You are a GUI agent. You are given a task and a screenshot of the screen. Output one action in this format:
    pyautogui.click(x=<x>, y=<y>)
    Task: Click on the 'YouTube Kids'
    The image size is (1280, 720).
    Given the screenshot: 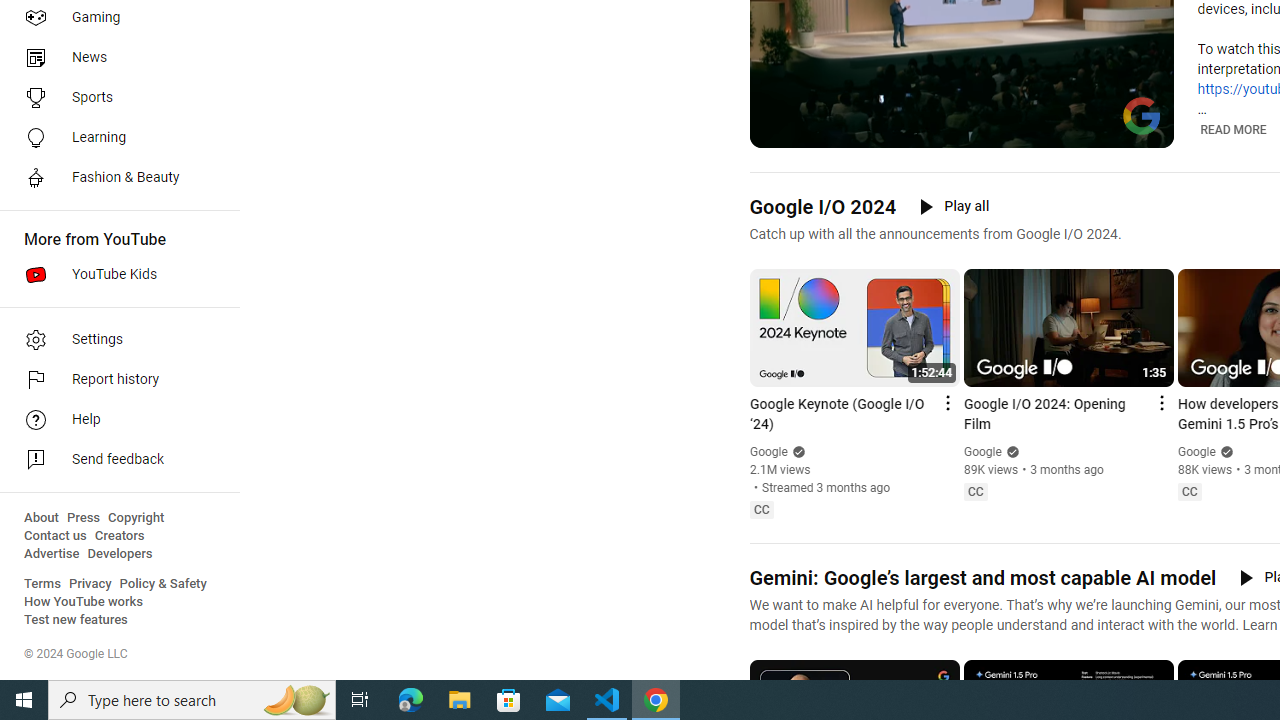 What is the action you would take?
    pyautogui.click(x=112, y=275)
    